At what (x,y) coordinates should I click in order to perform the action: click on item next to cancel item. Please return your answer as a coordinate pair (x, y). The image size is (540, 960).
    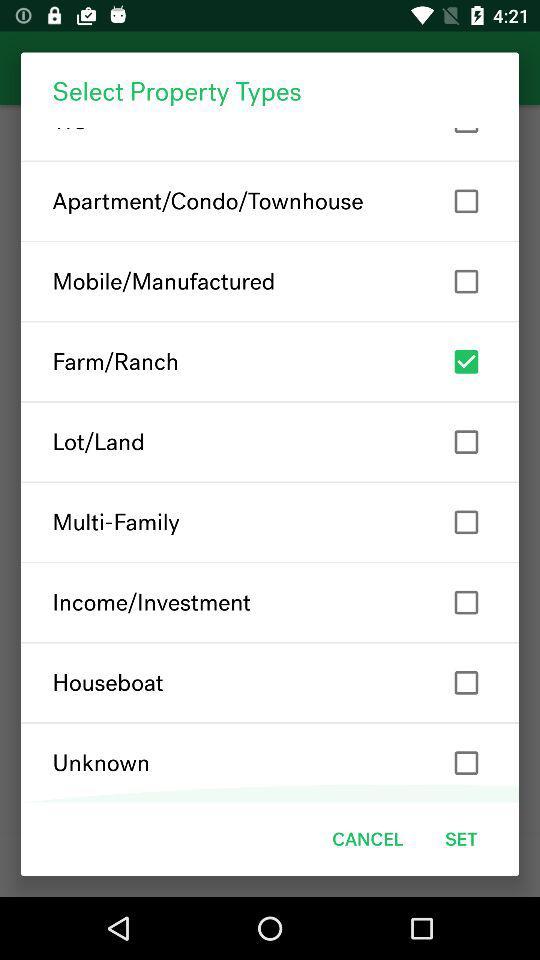
    Looking at the image, I should click on (461, 839).